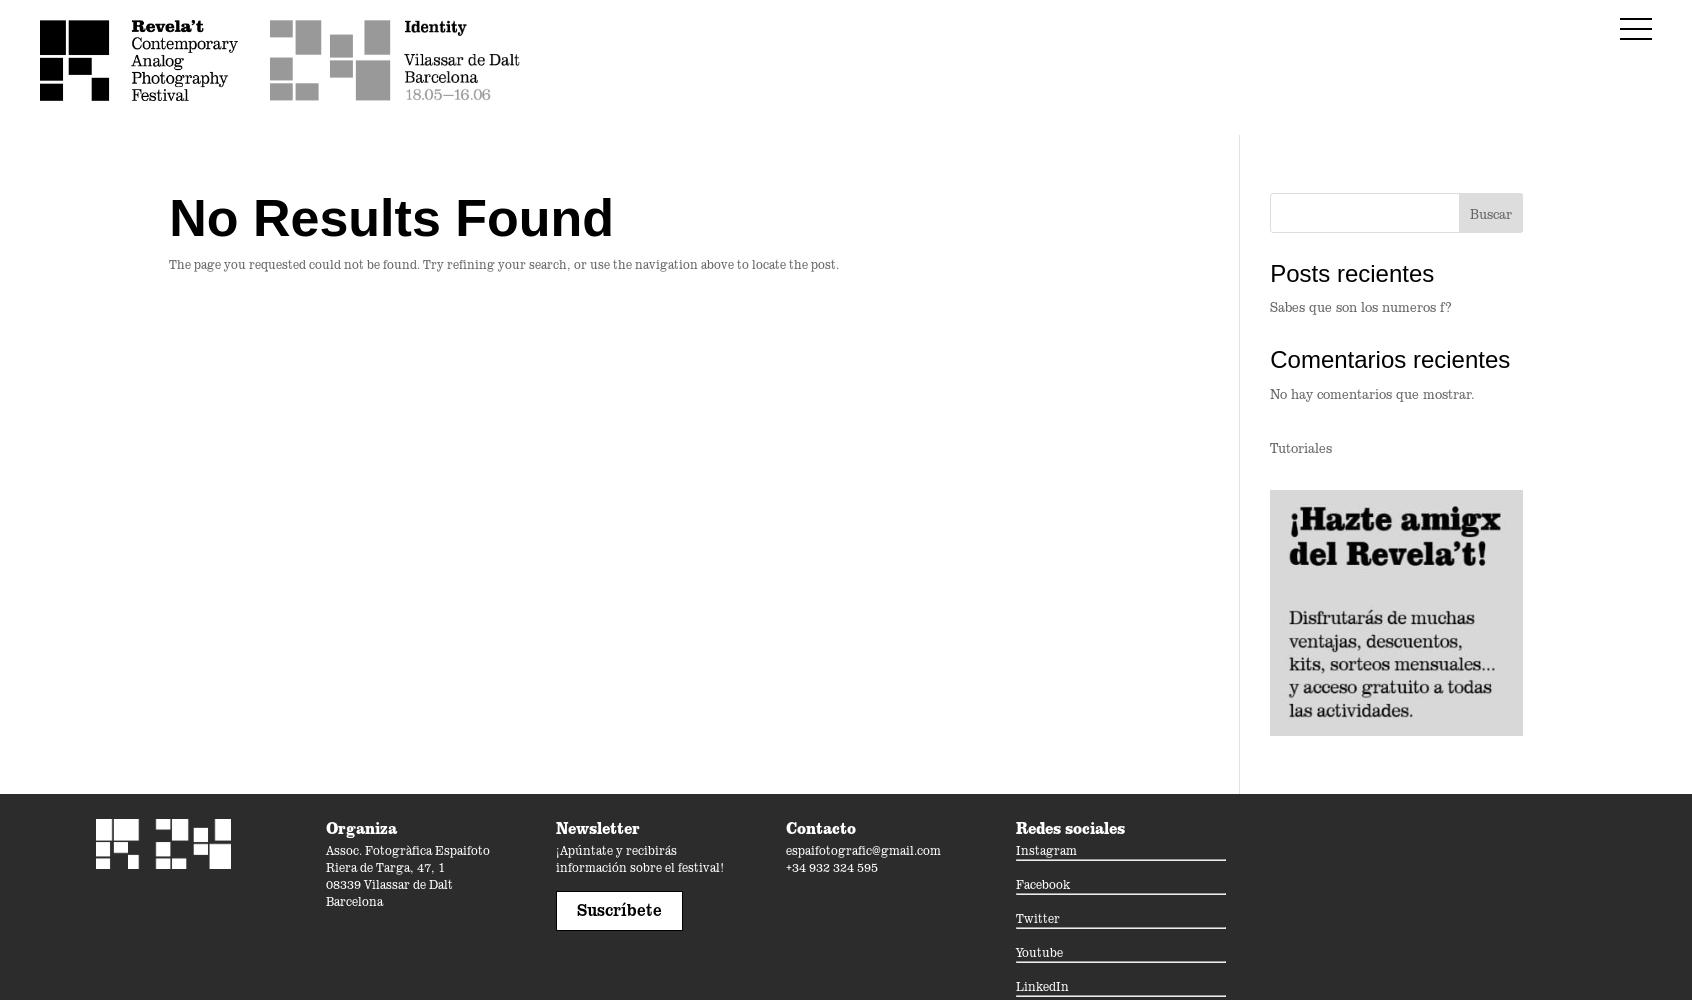 This screenshot has height=1000, width=1692. Describe the element at coordinates (407, 848) in the screenshot. I see `'Assoc. Fotogràfica Espaifoto'` at that location.